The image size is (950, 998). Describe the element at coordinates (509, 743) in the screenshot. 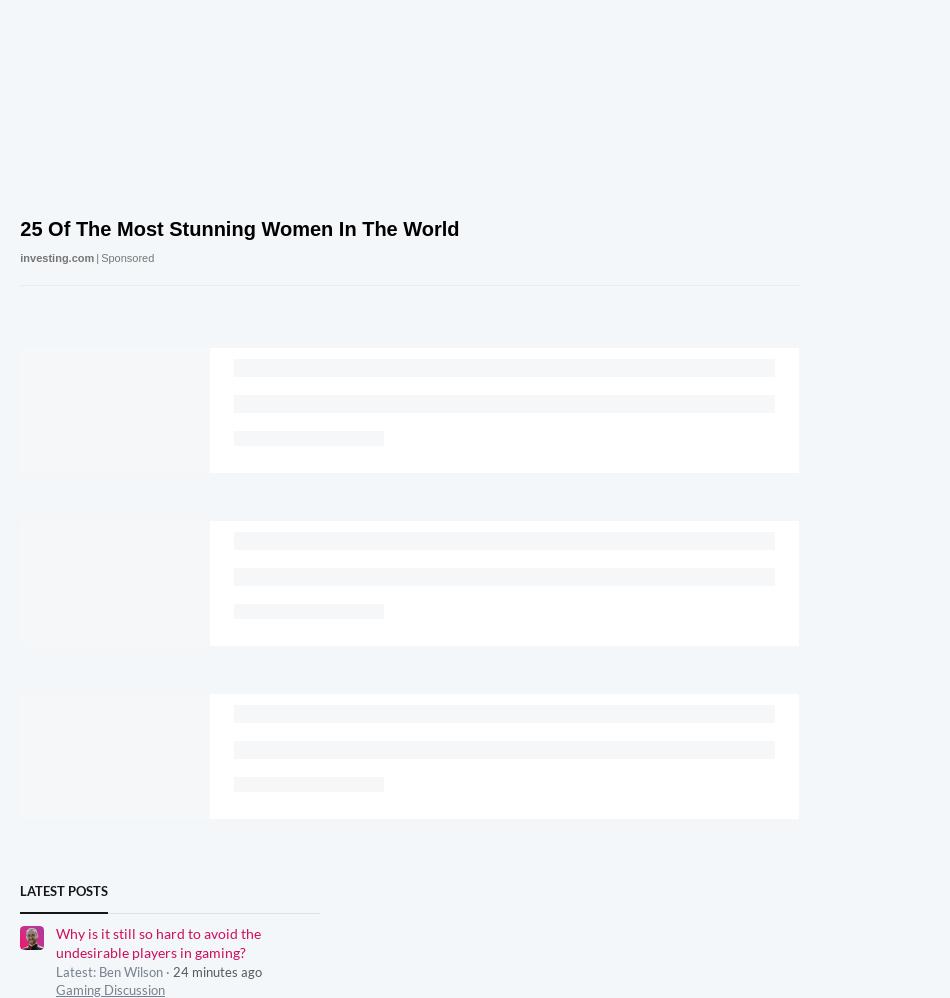

I see `'© Future Publishing Limited Quay House, The Ambury, Bath BA1 1UA.'` at that location.